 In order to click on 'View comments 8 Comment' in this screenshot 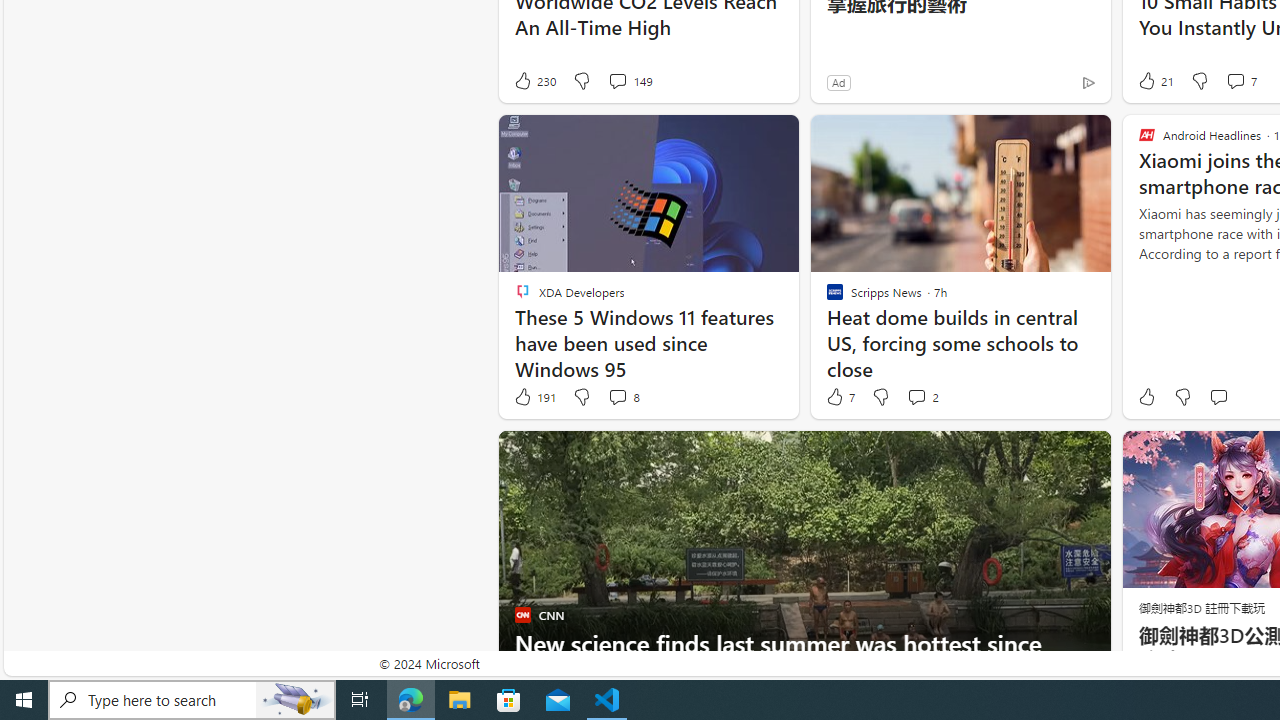, I will do `click(616, 397)`.